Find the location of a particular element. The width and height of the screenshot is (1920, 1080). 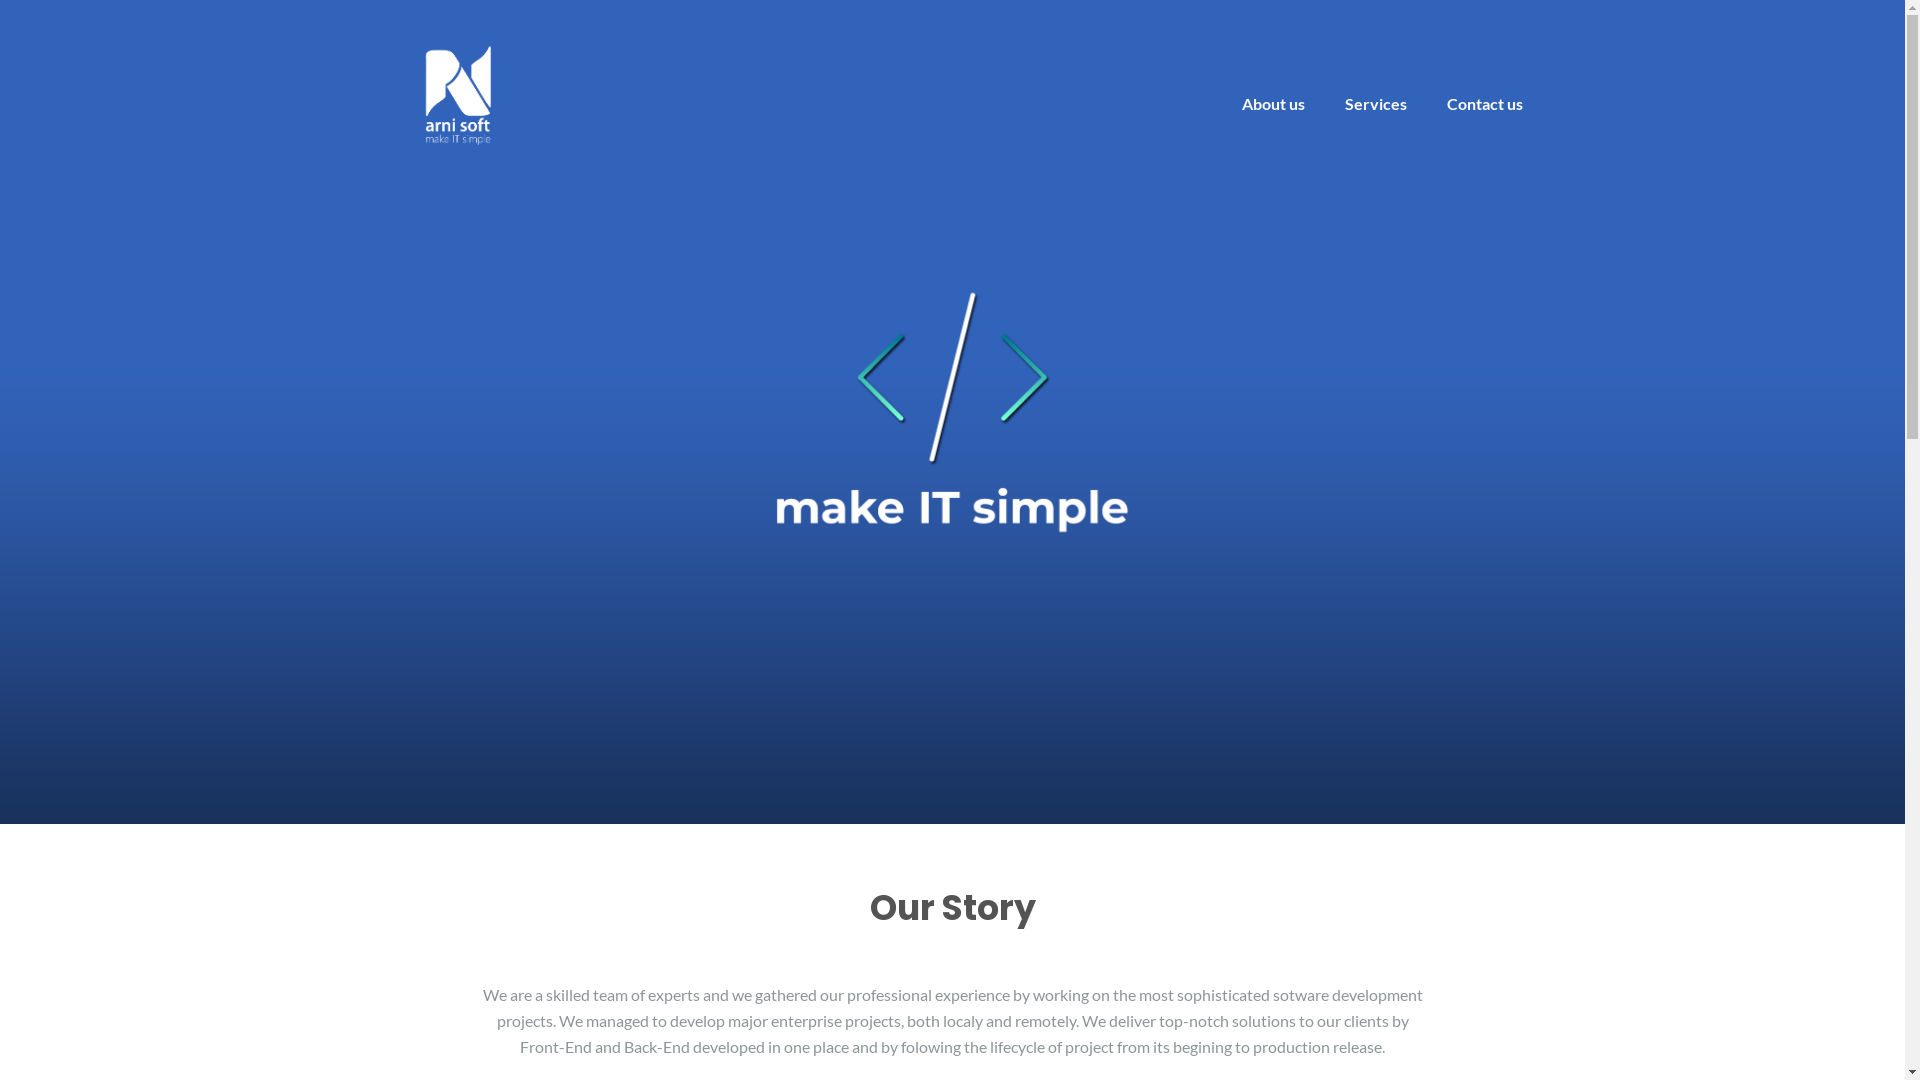

'Services' is located at coordinates (1344, 103).